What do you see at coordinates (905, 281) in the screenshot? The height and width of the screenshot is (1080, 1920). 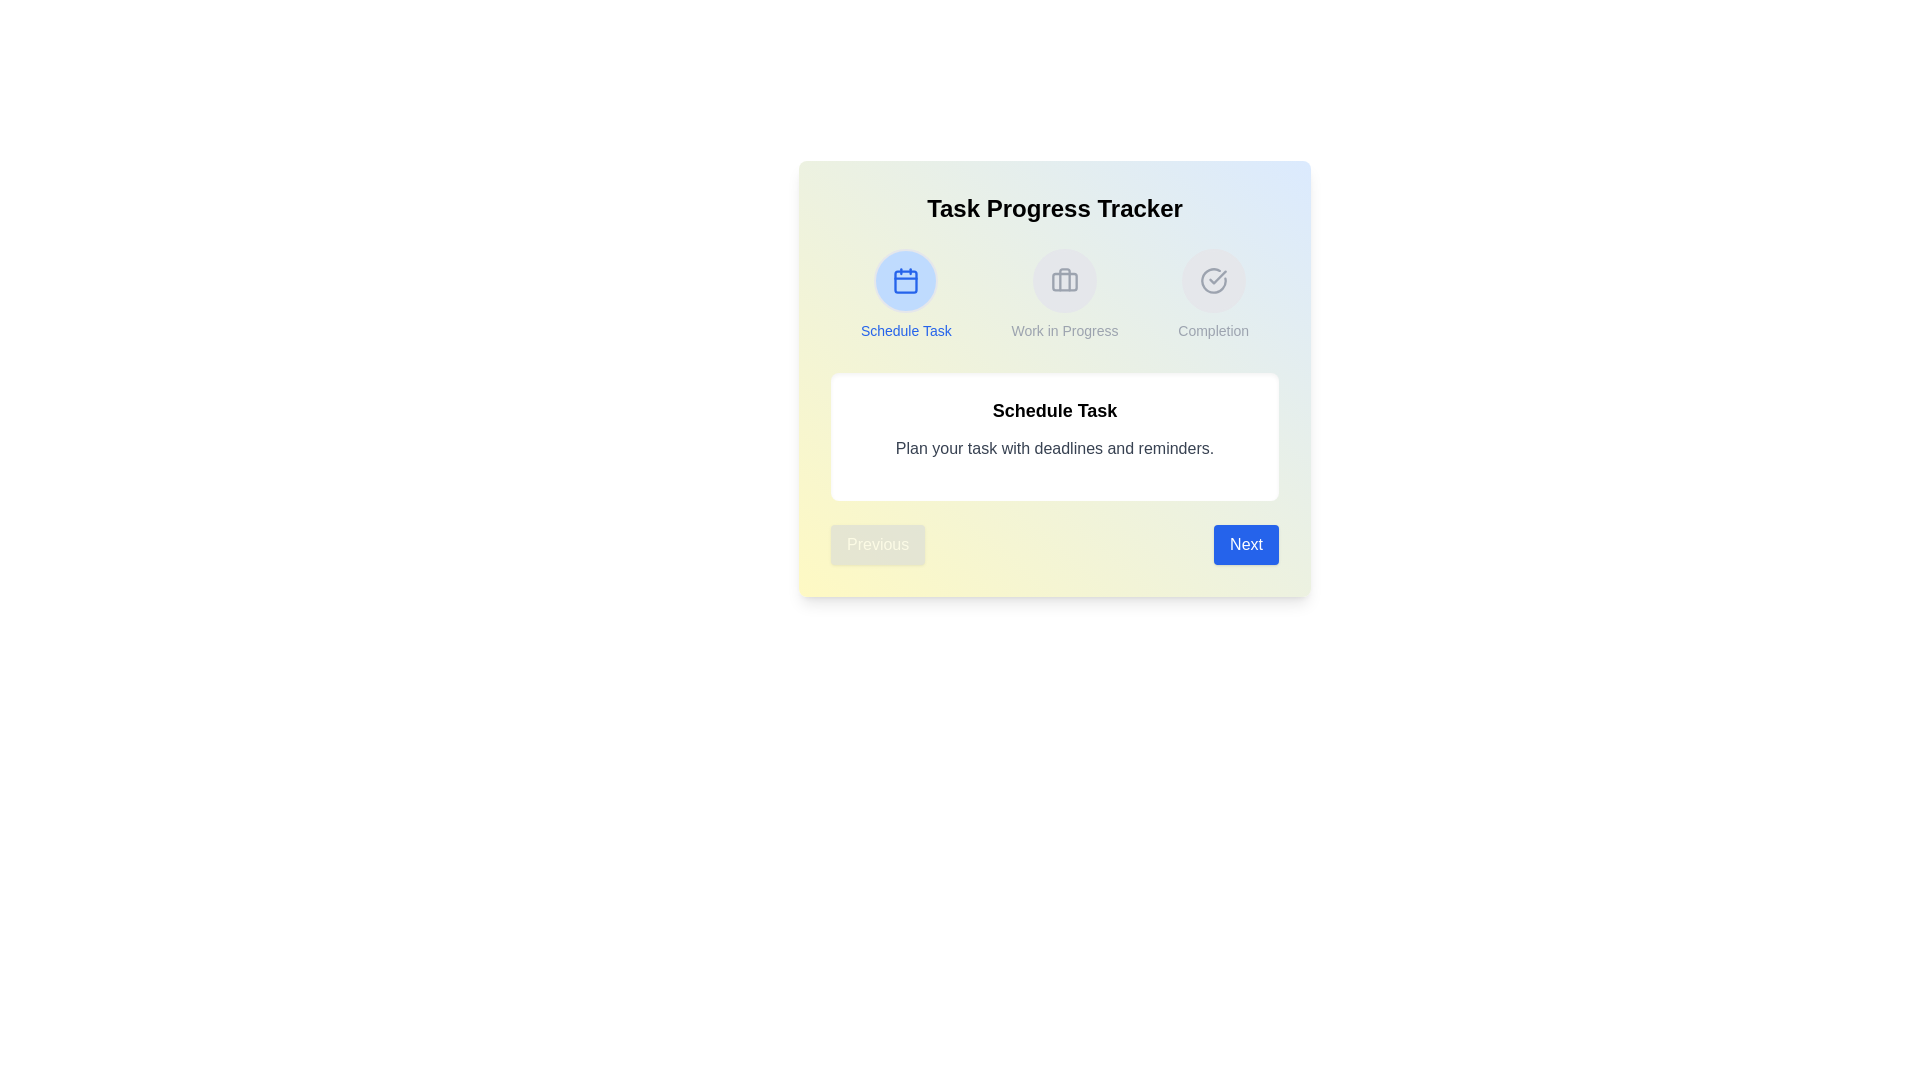 I see `the step icon corresponding to Schedule Task` at bounding box center [905, 281].